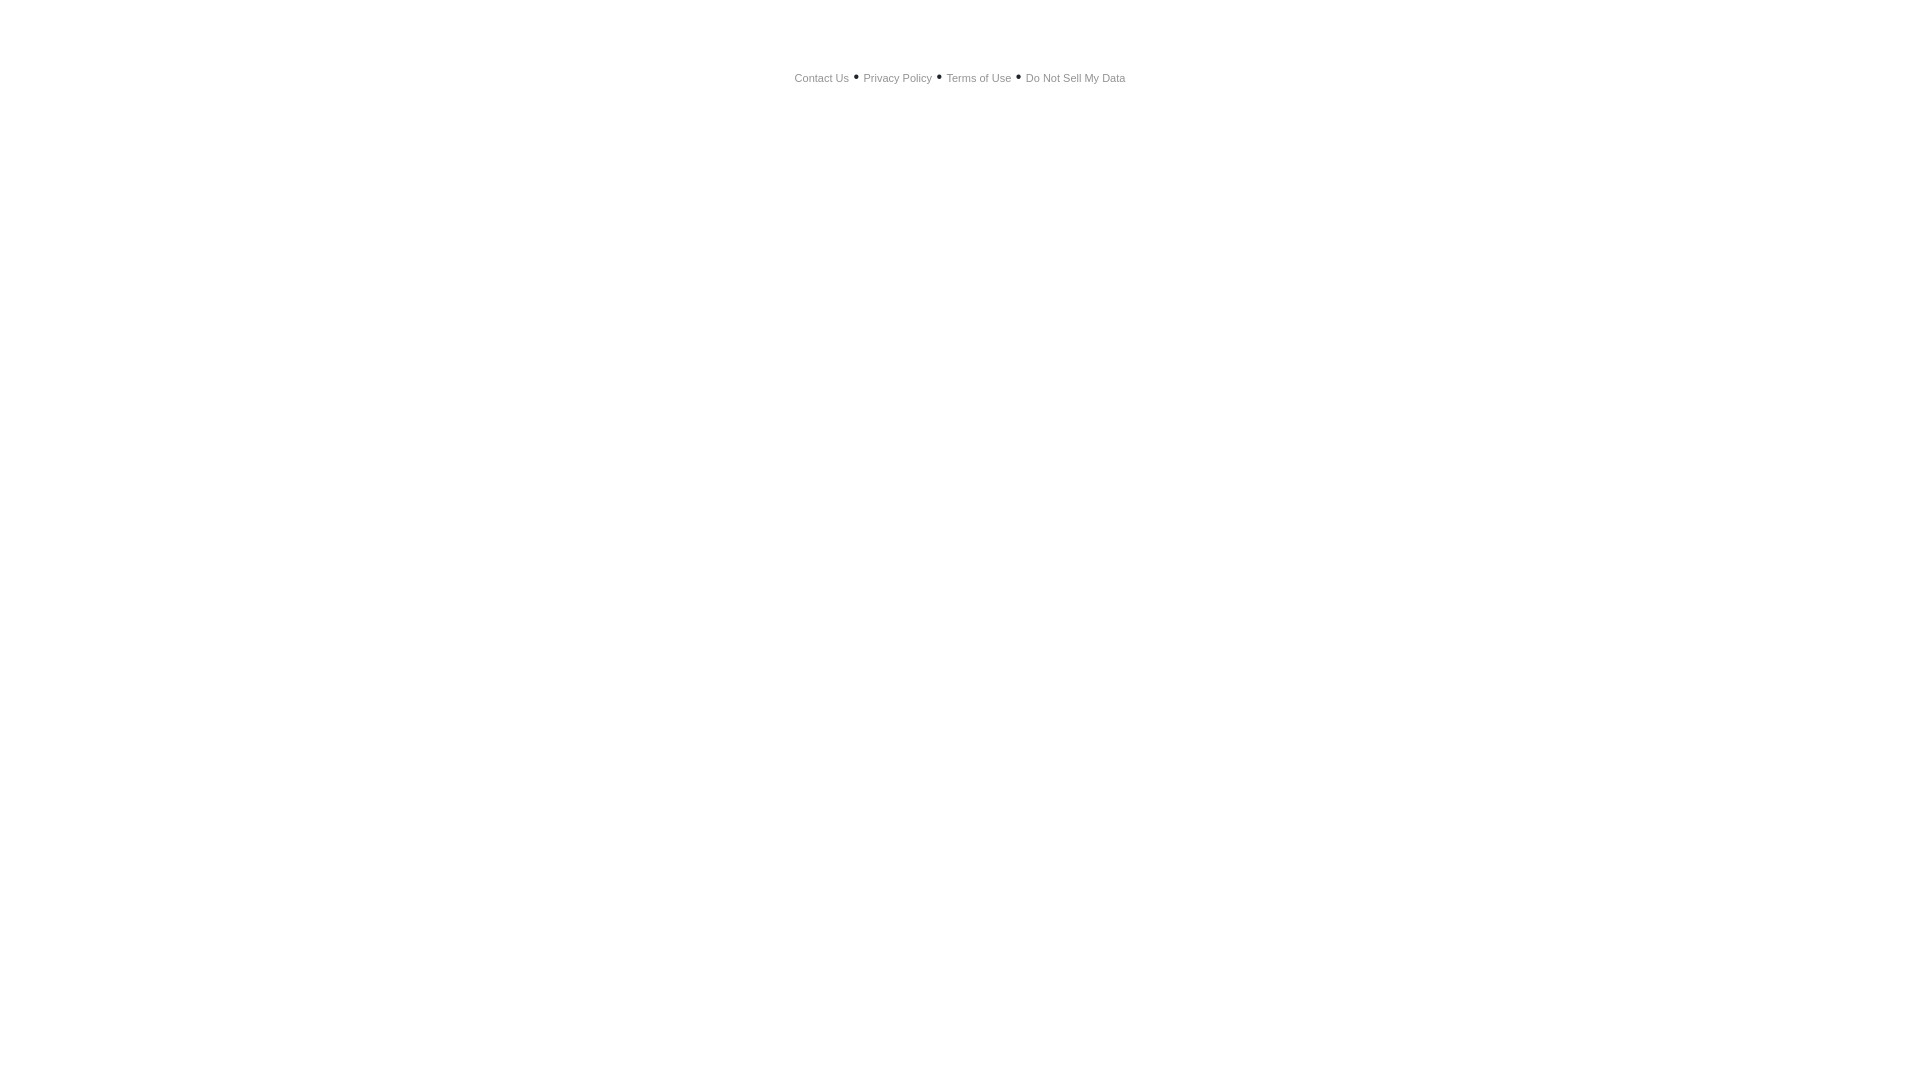  What do you see at coordinates (821, 76) in the screenshot?
I see `'Contact Us'` at bounding box center [821, 76].